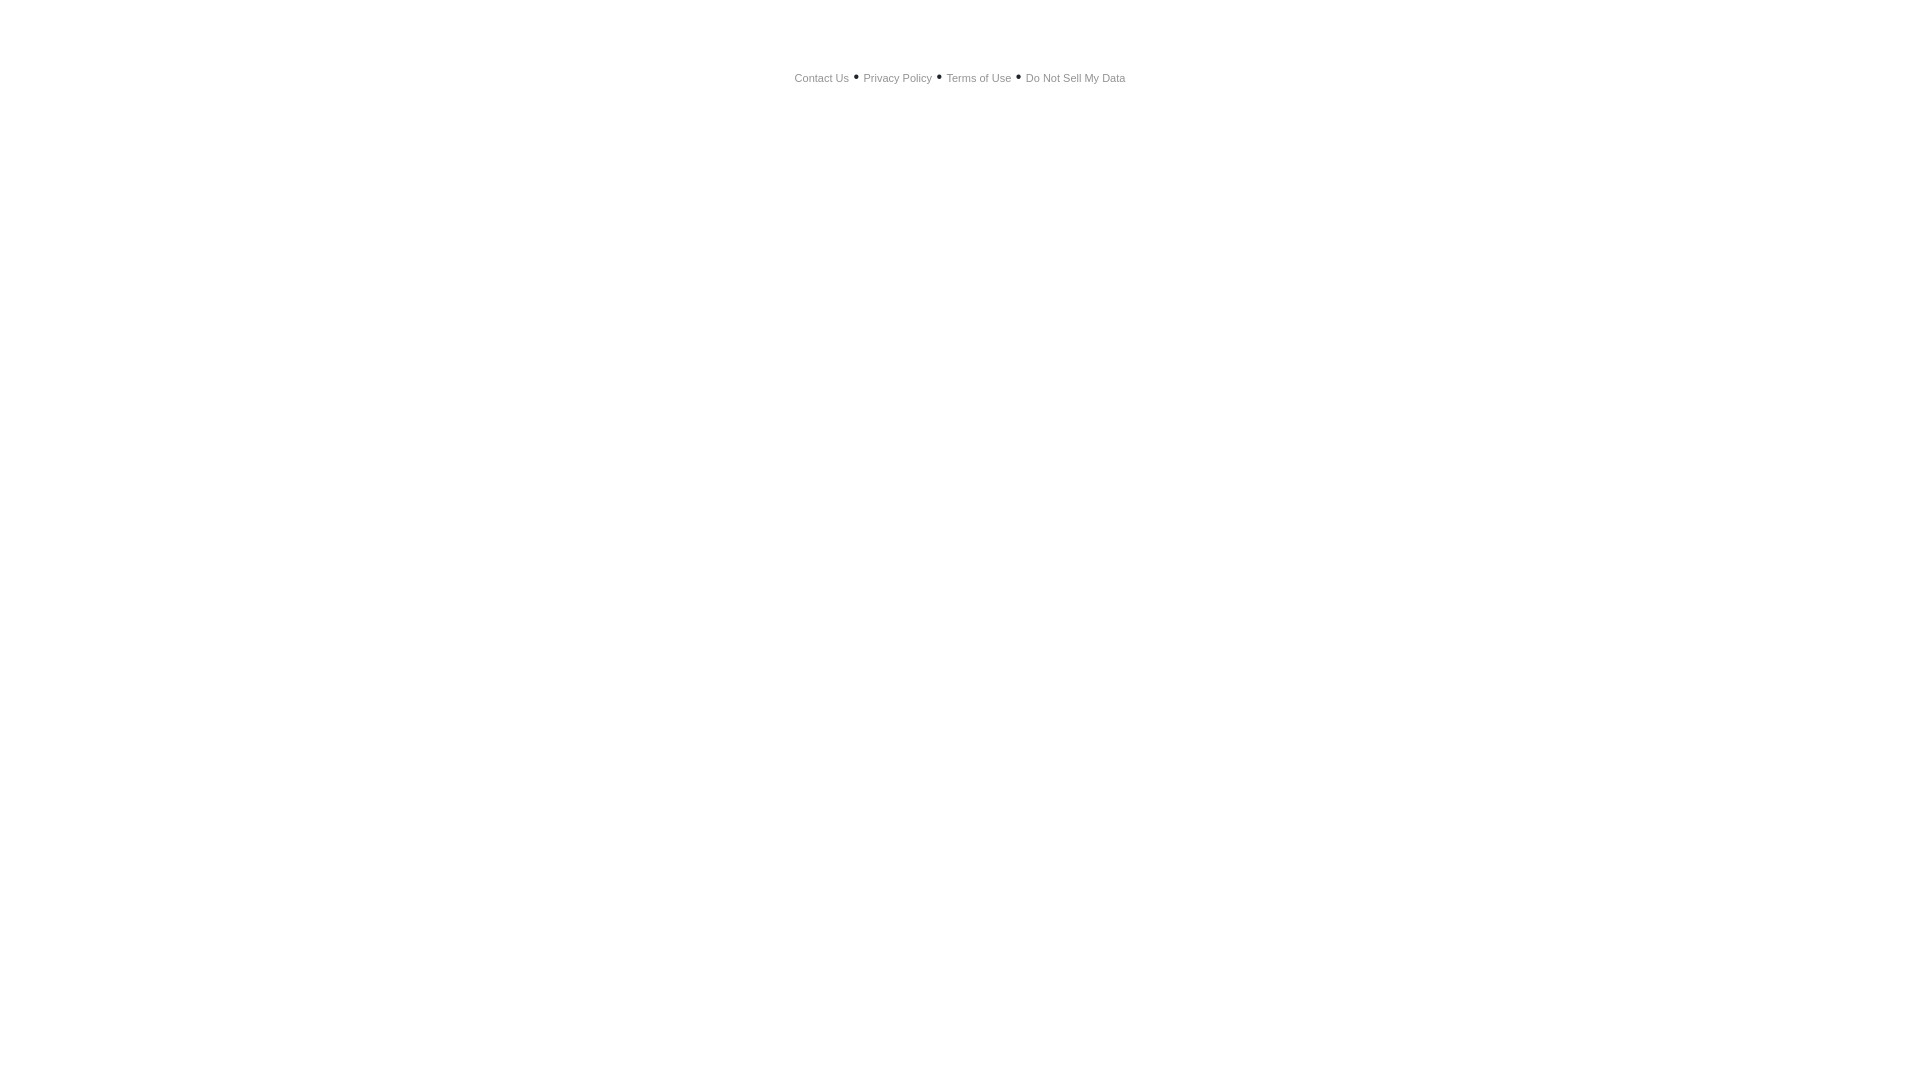  What do you see at coordinates (821, 76) in the screenshot?
I see `'Contact Us'` at bounding box center [821, 76].